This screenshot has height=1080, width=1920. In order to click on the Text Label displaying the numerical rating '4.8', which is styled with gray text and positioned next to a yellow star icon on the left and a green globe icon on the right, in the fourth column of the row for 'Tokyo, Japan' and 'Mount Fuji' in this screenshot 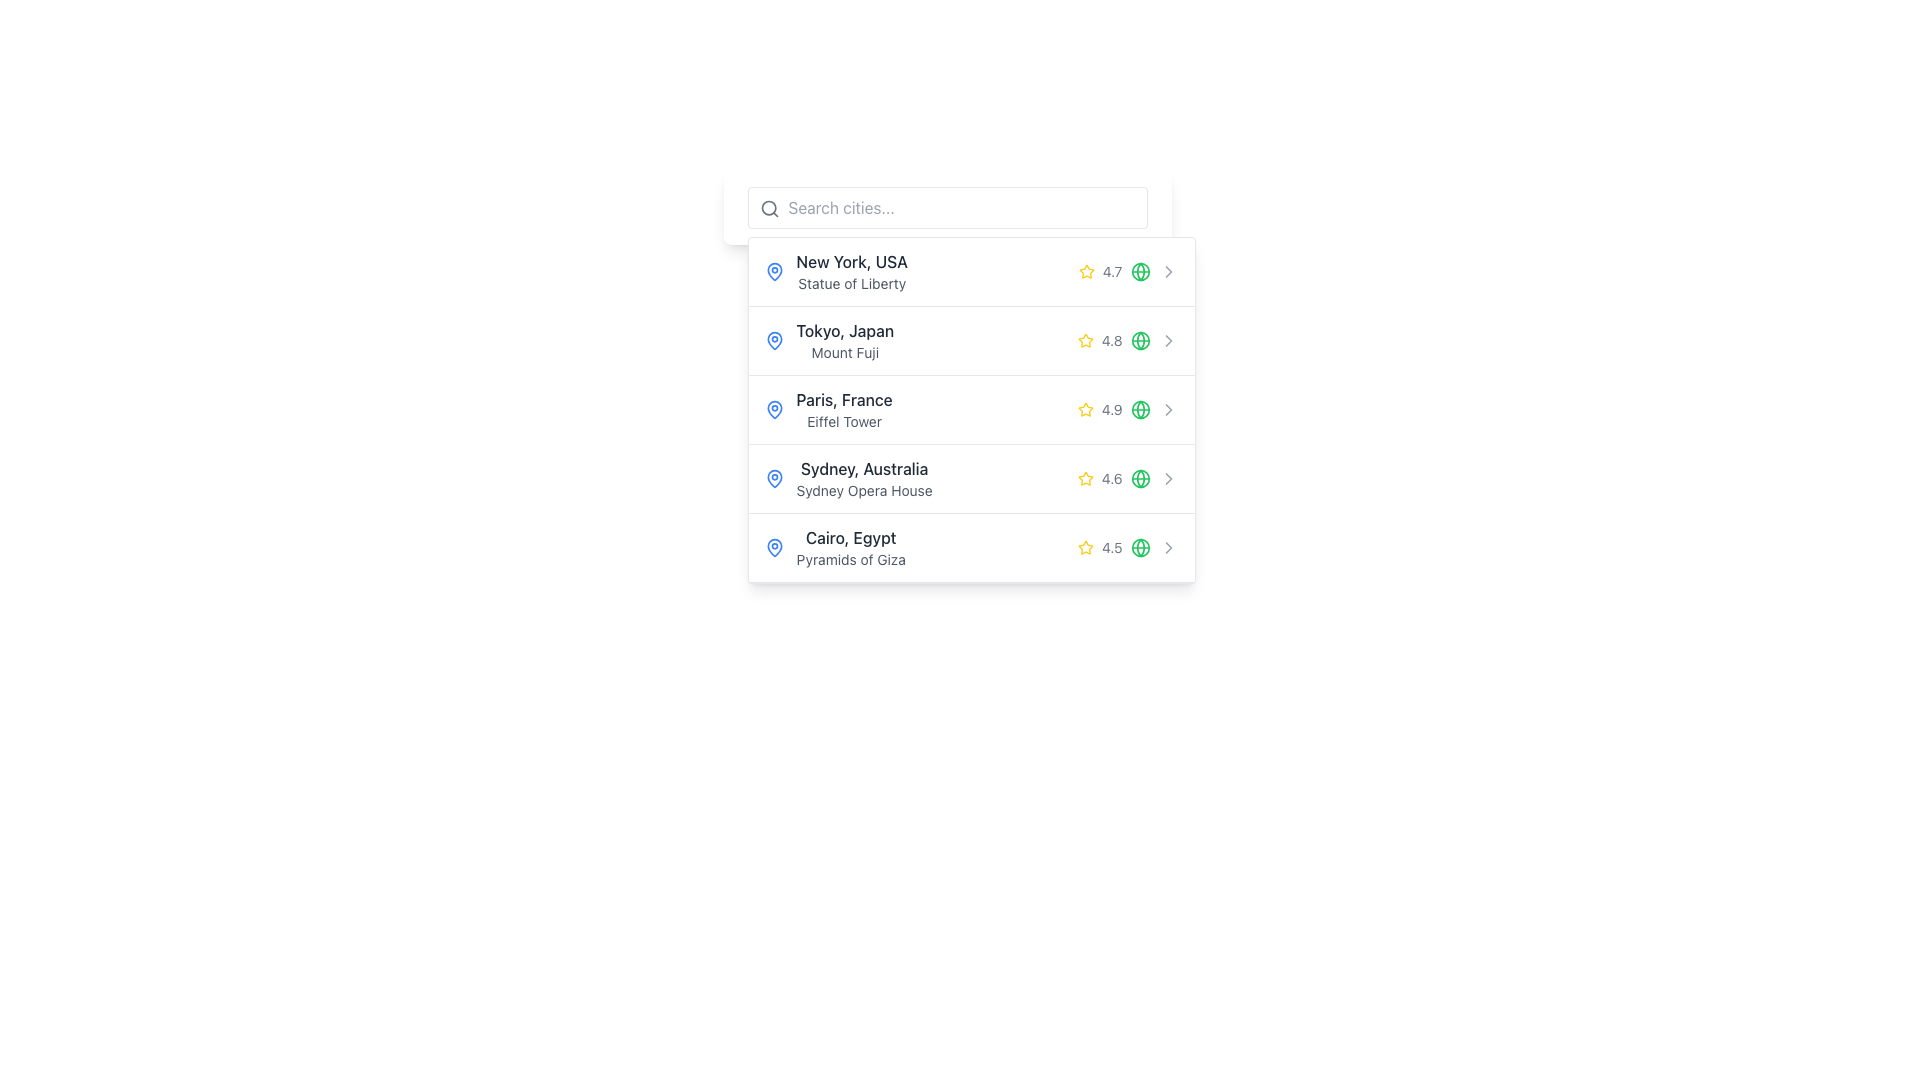, I will do `click(1113, 339)`.